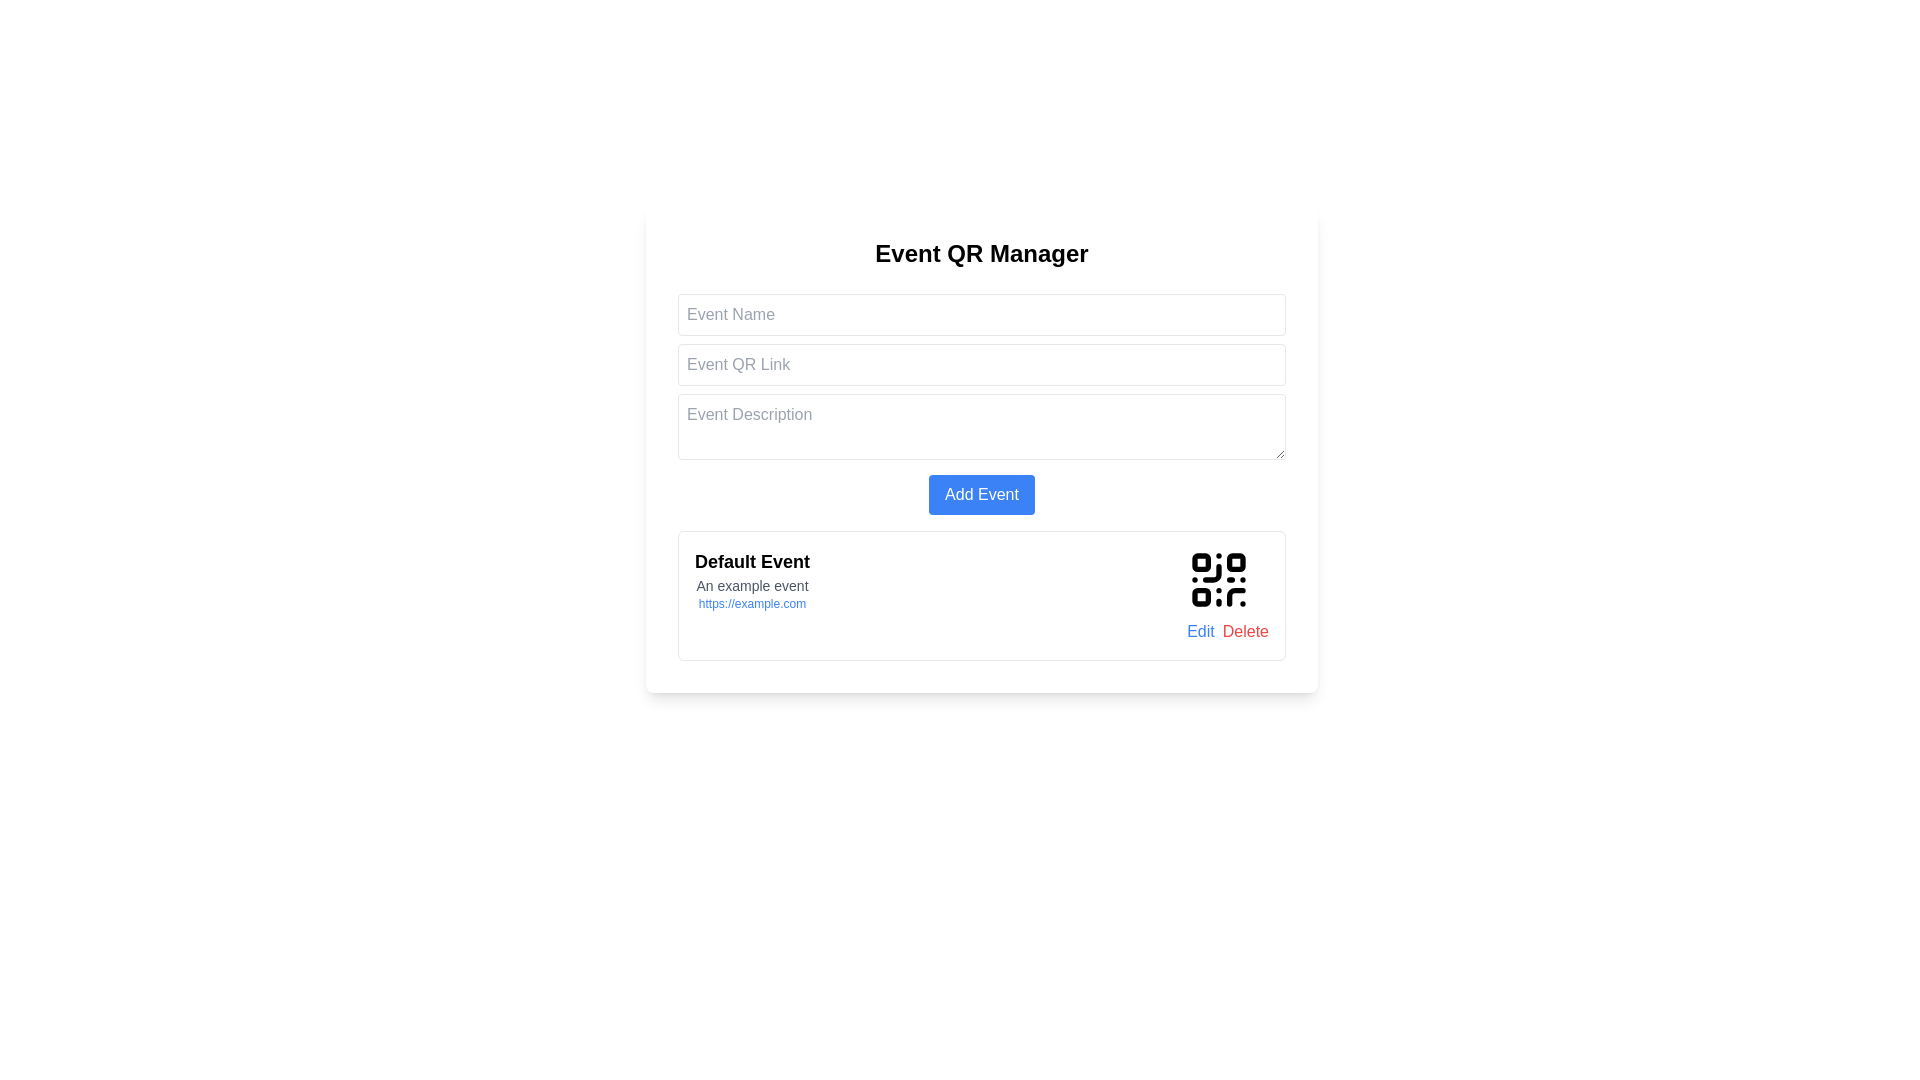 This screenshot has height=1080, width=1920. What do you see at coordinates (1200, 596) in the screenshot?
I see `the small black square with rounded corners located in the lower-left corner of the QR code design` at bounding box center [1200, 596].